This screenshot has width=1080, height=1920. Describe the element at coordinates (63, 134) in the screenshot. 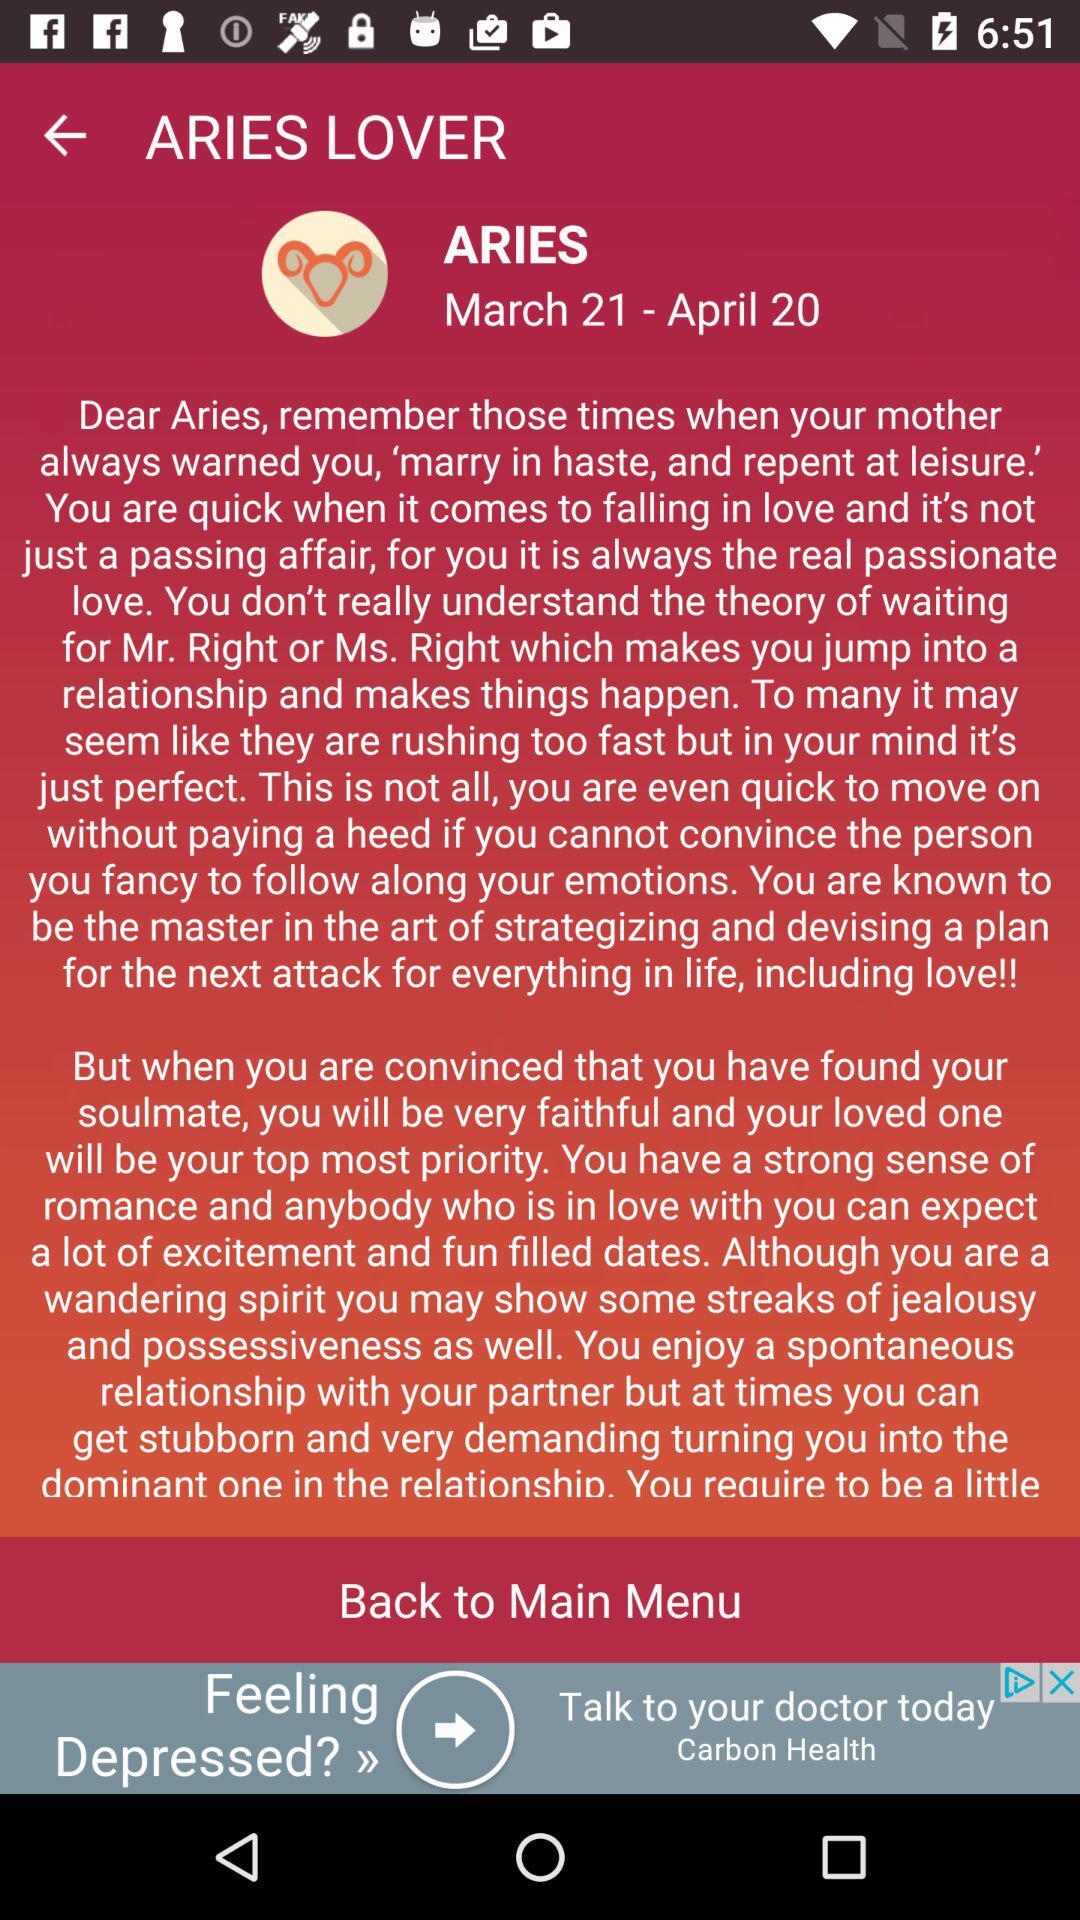

I see `go back` at that location.